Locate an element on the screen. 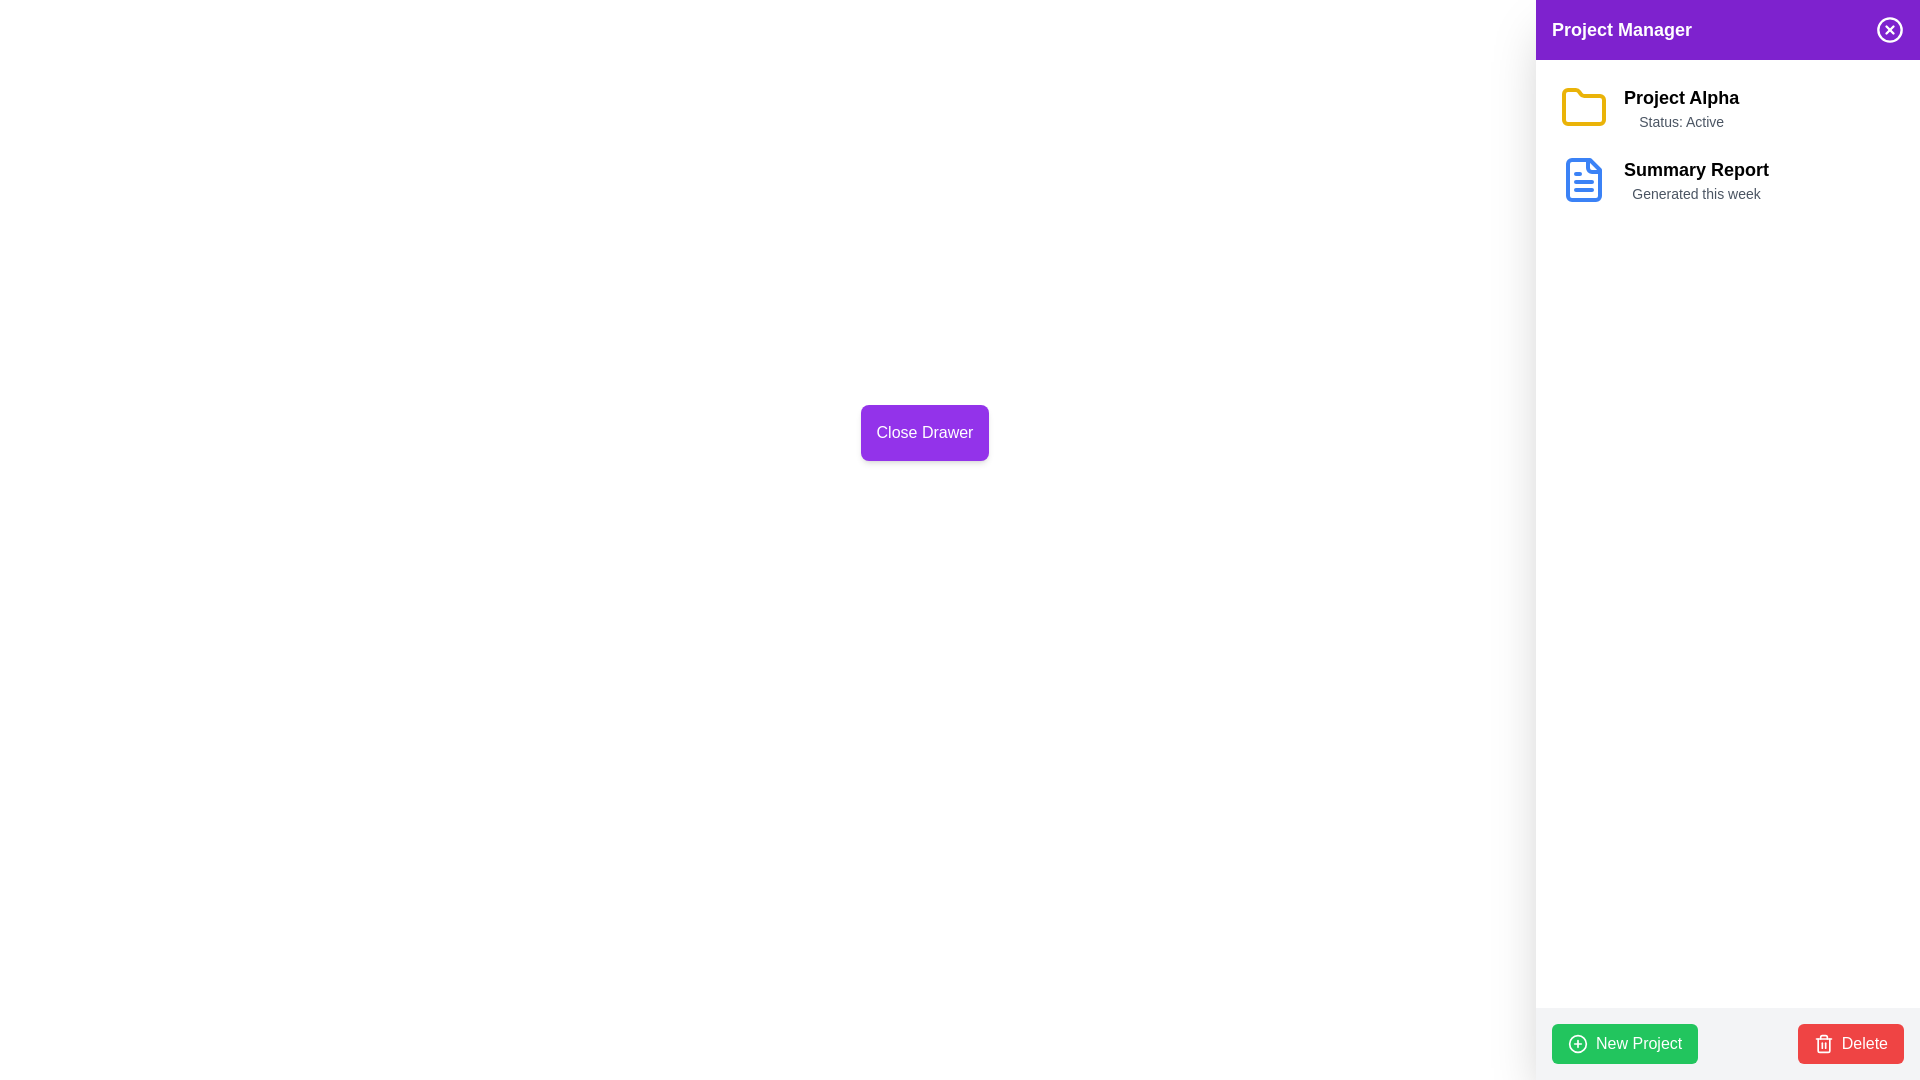 The height and width of the screenshot is (1080, 1920). the informational label that indicates the status (Active) of 'Project Alpha' located in the 'Project Manager' right sidebar is located at coordinates (1680, 122).